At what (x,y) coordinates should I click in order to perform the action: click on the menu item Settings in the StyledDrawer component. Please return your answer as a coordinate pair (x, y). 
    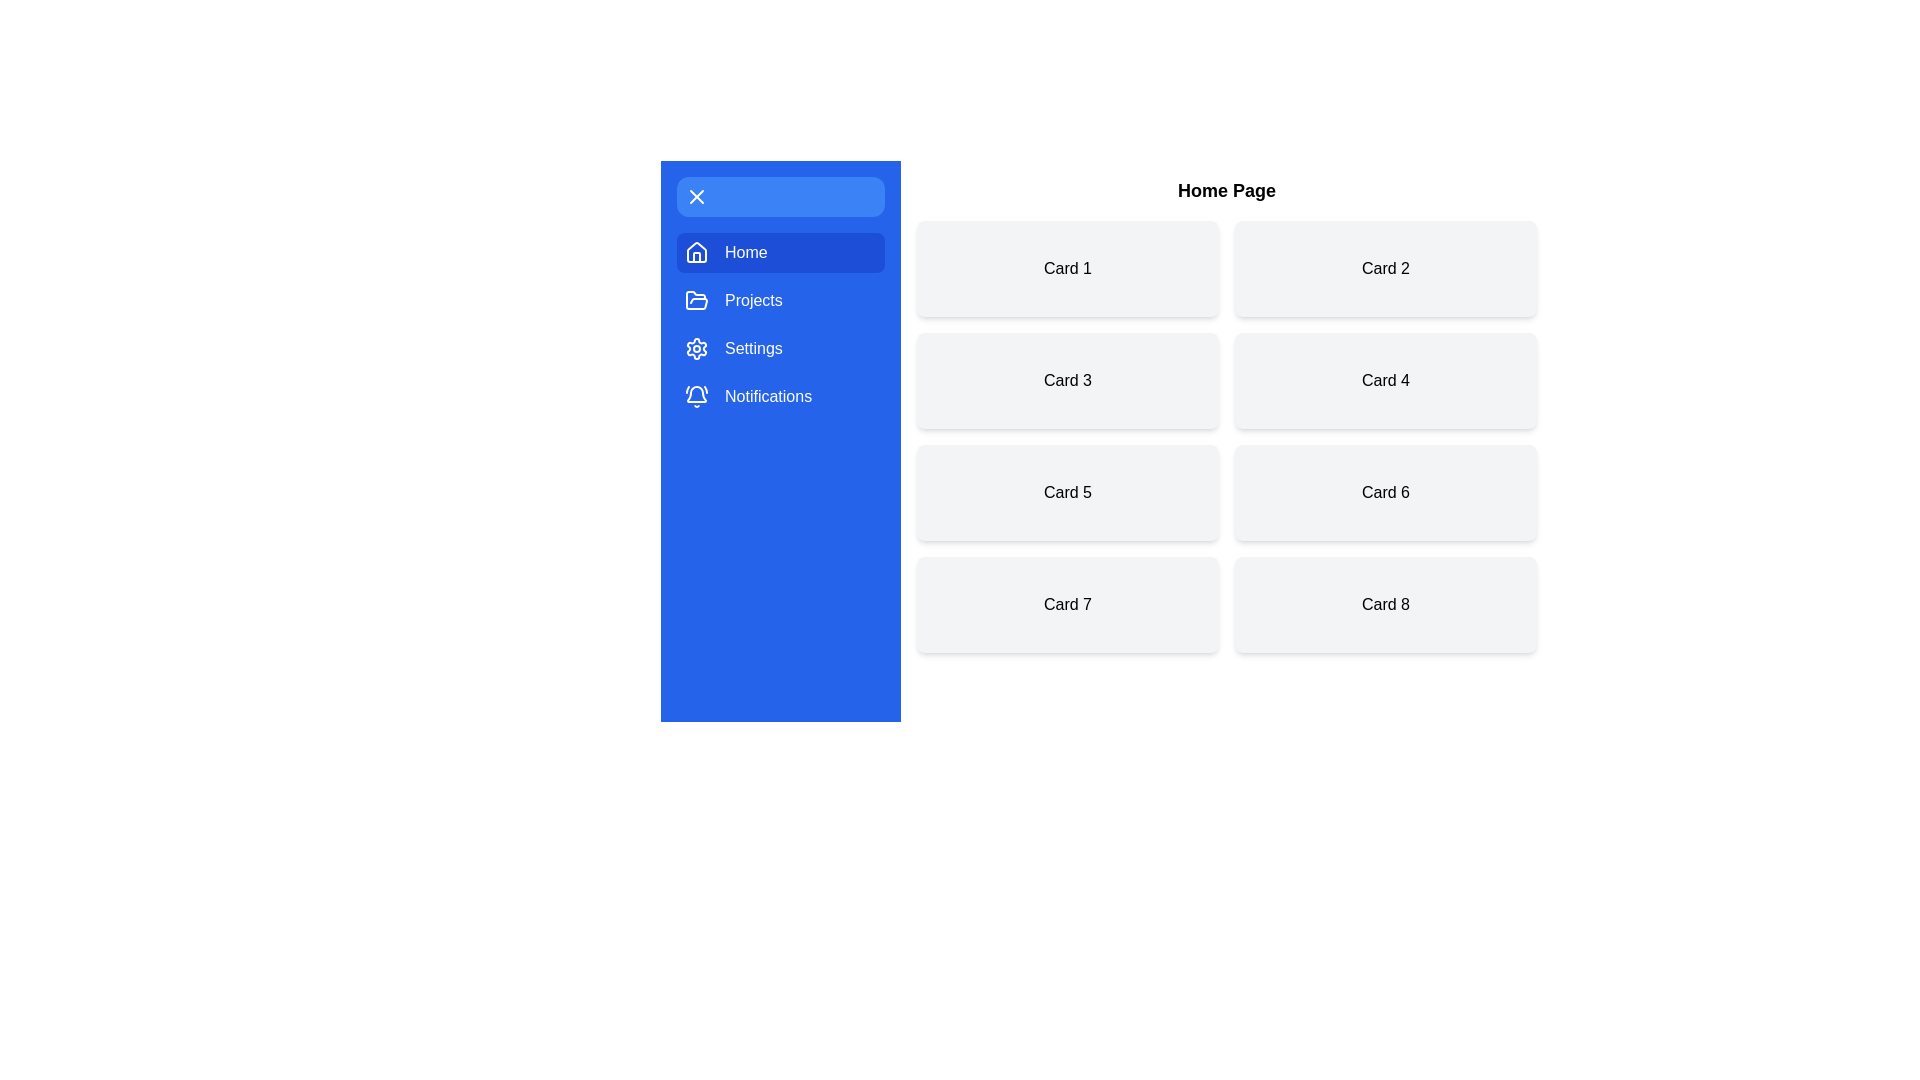
    Looking at the image, I should click on (780, 347).